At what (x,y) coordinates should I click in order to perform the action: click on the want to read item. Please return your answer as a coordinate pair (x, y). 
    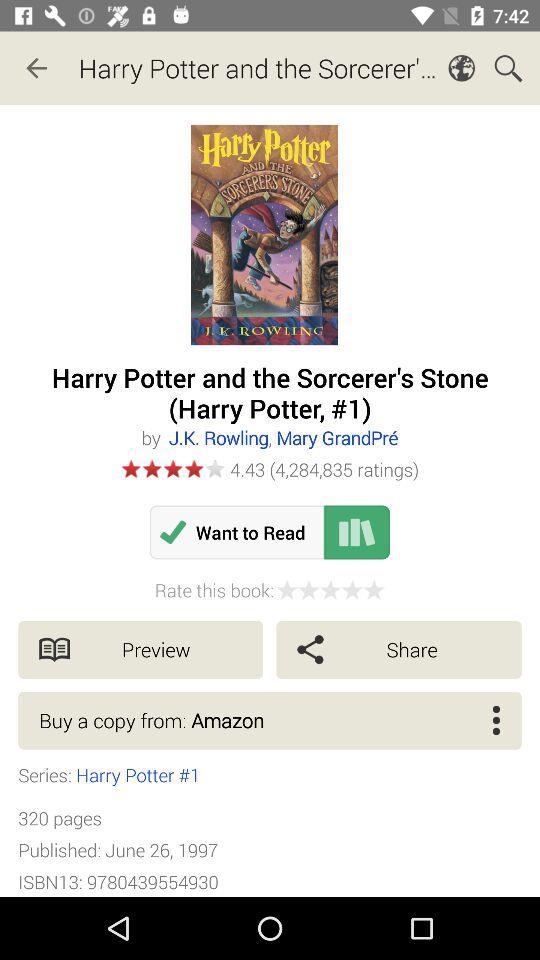
    Looking at the image, I should click on (237, 531).